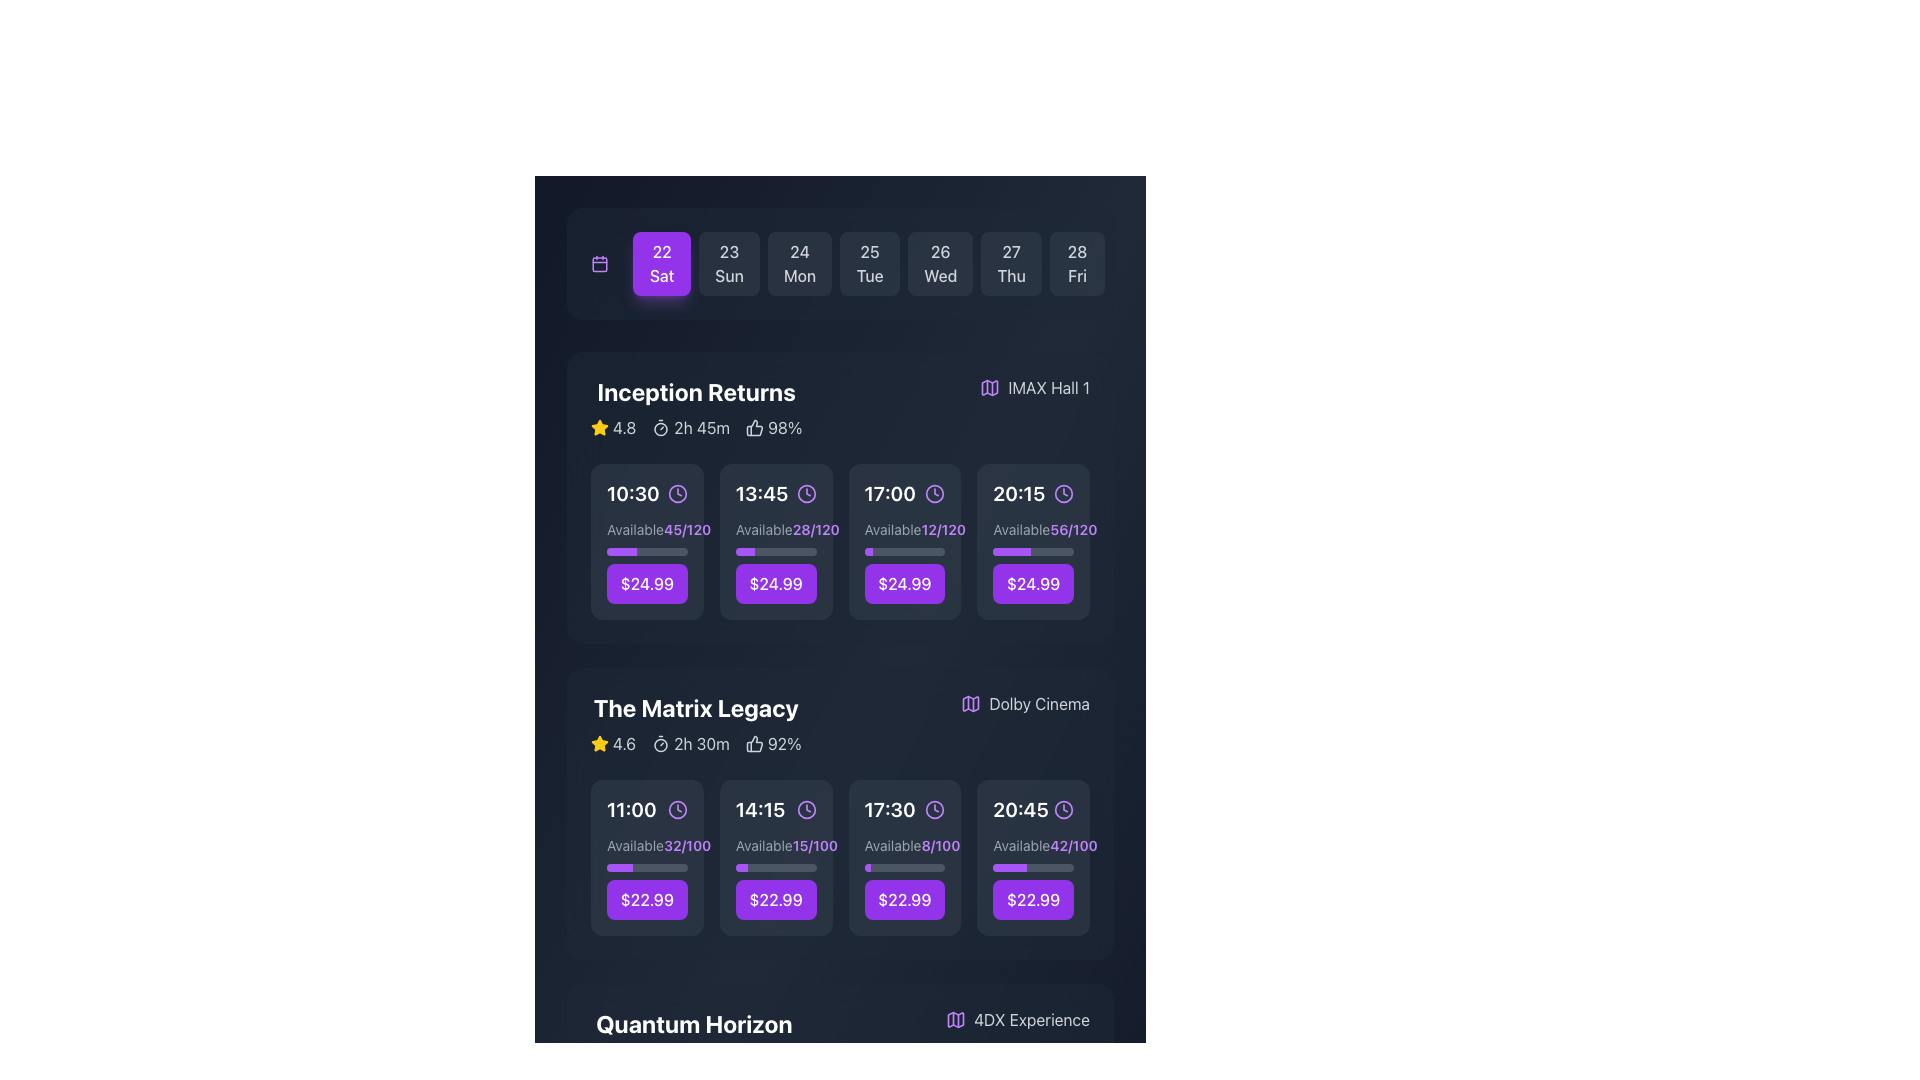  What do you see at coordinates (1063, 810) in the screenshot?
I see `the circular outline icon of the clock, which is located in the lower section of the page adjacent to the time '20:45' for 'The Matrix Legacy'` at bounding box center [1063, 810].